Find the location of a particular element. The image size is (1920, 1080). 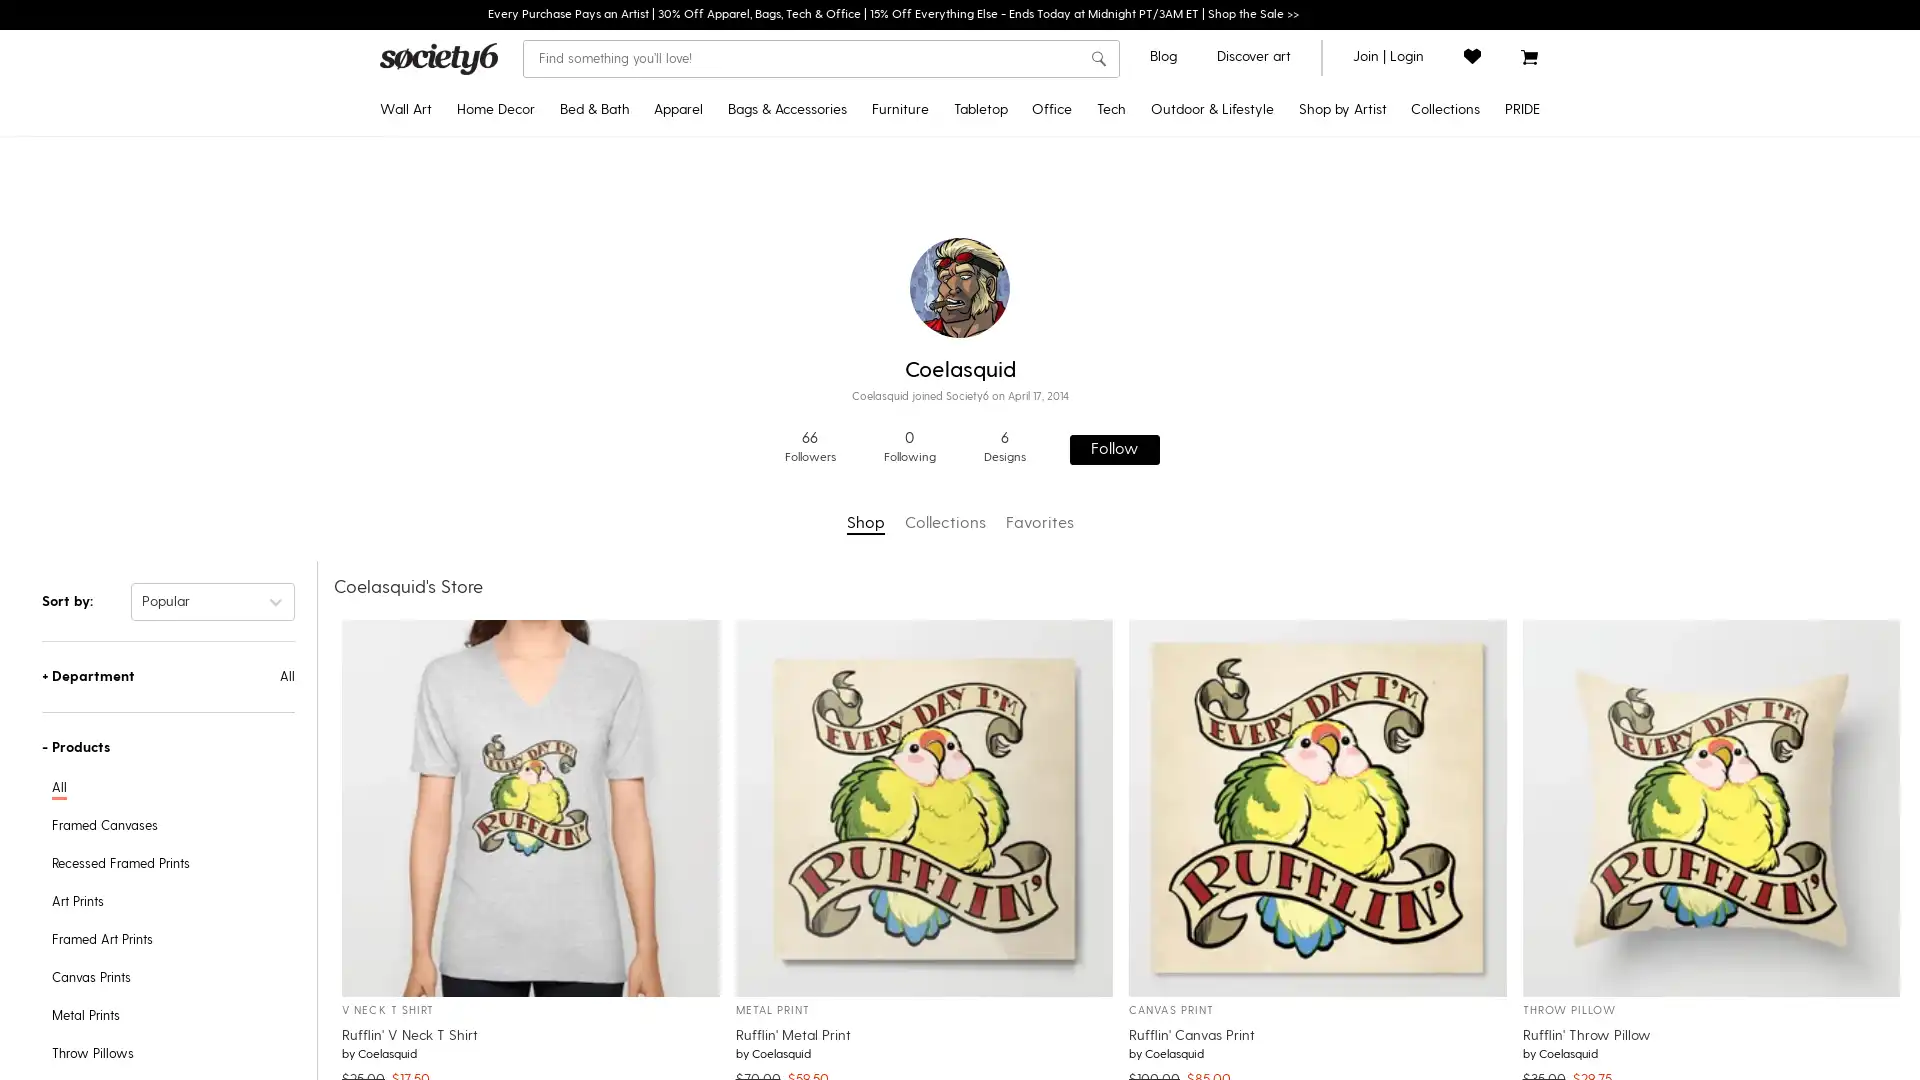

Pride MonthNEW is located at coordinates (1371, 160).